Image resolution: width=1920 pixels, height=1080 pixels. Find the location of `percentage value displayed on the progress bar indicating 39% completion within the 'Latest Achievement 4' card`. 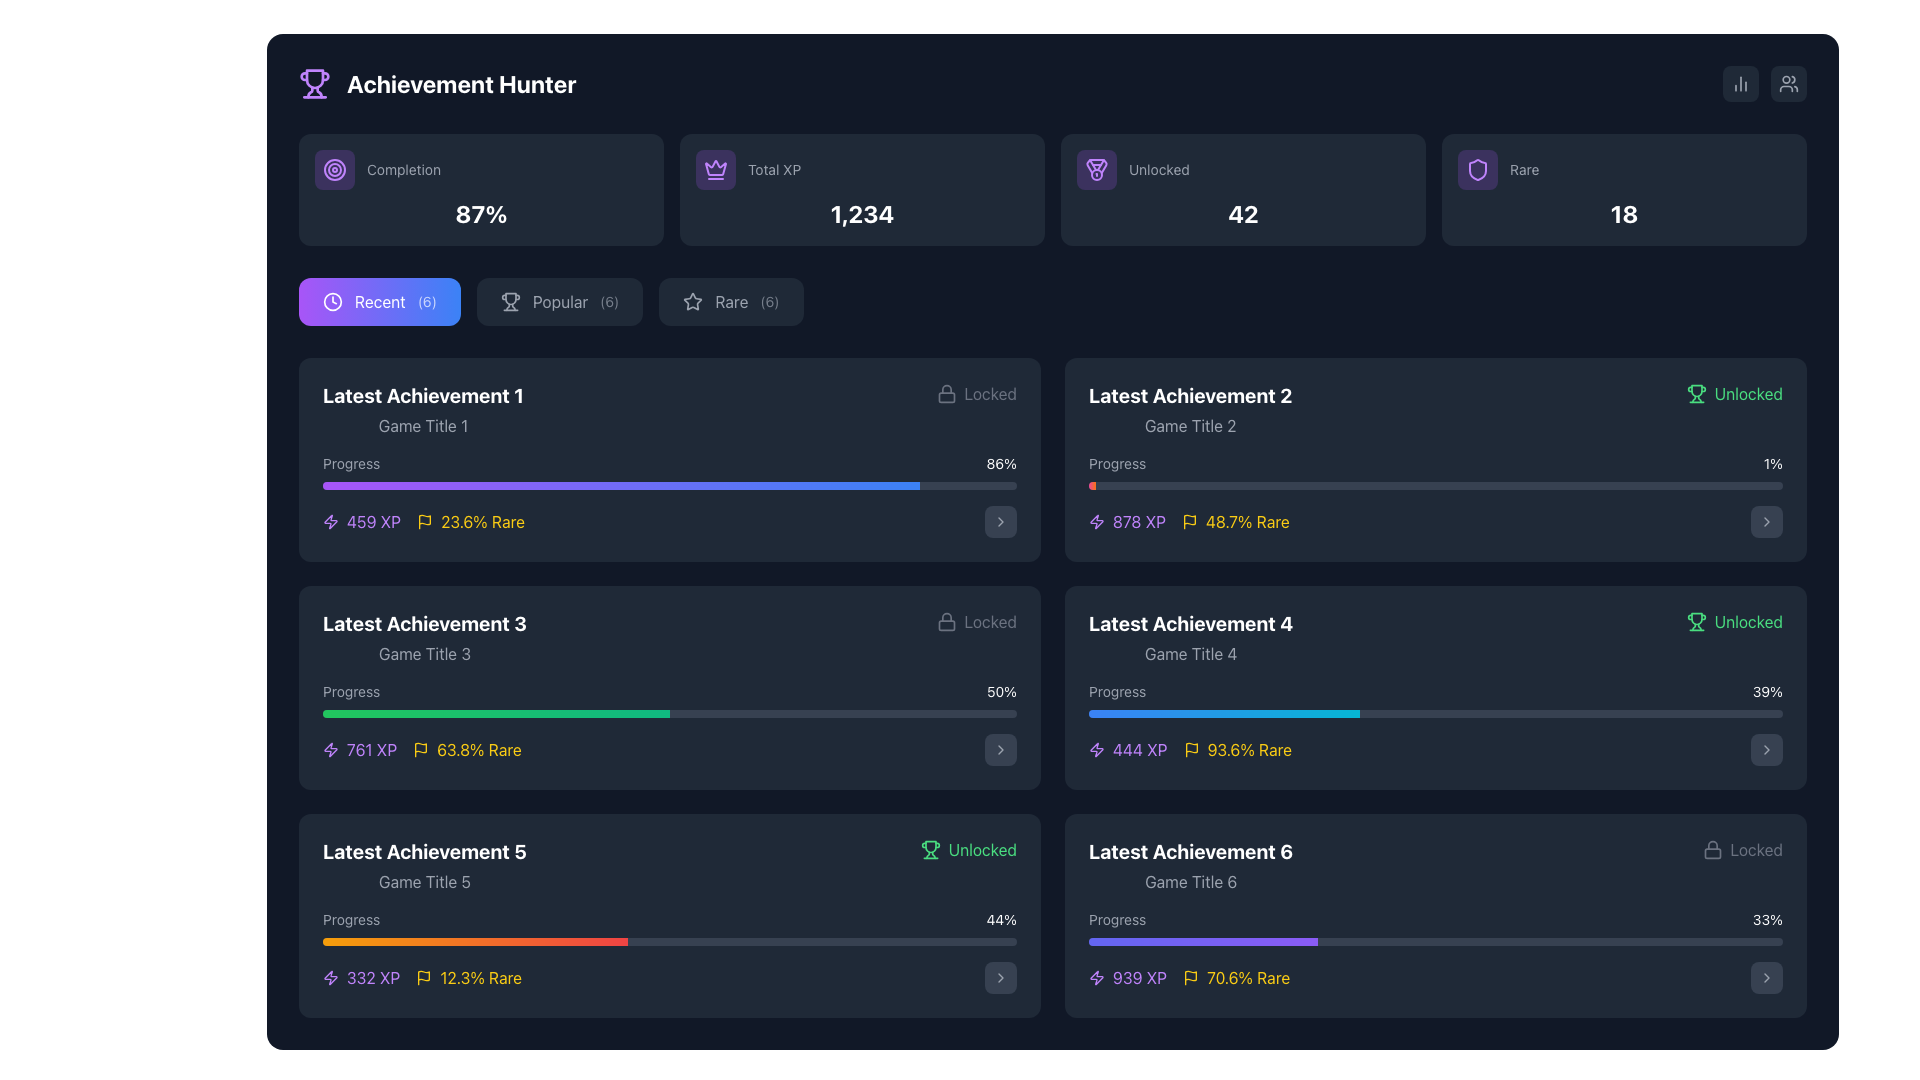

percentage value displayed on the progress bar indicating 39% completion within the 'Latest Achievement 4' card is located at coordinates (1434, 698).